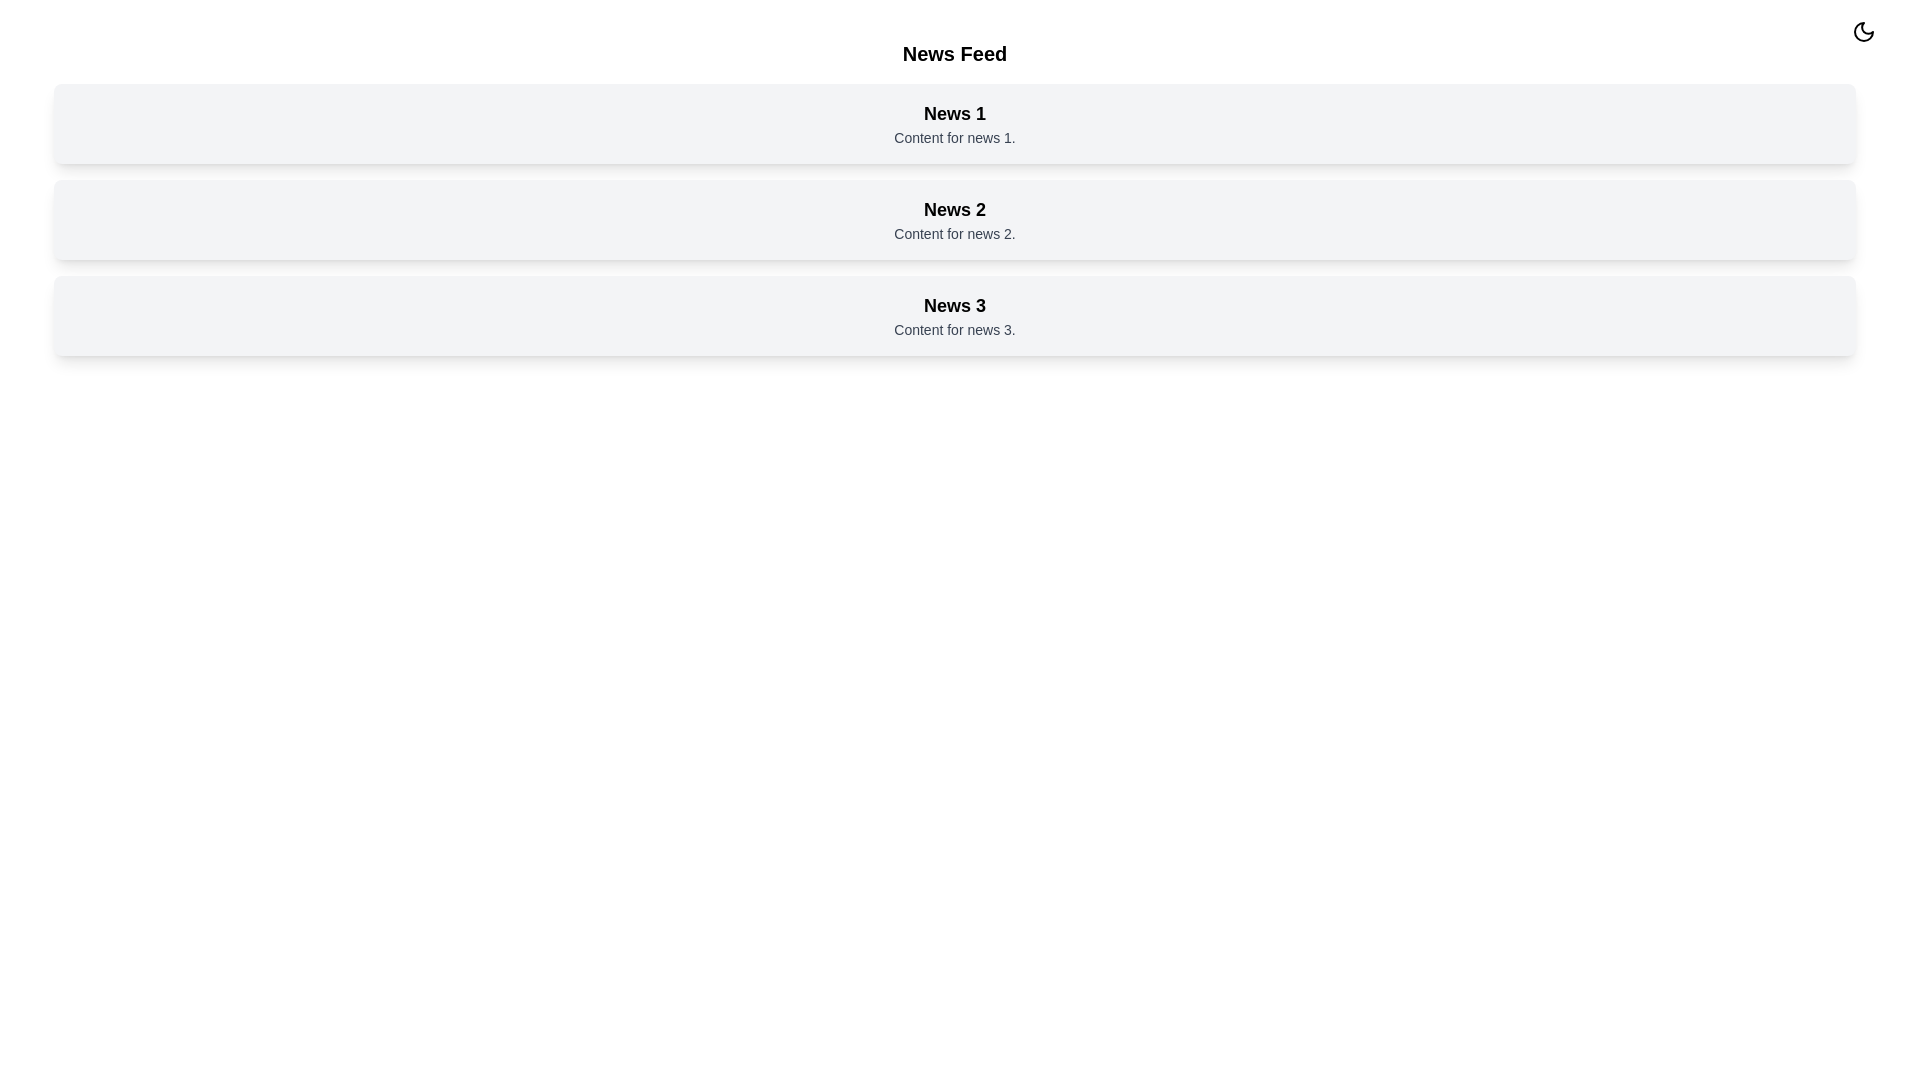 The width and height of the screenshot is (1920, 1080). What do you see at coordinates (954, 233) in the screenshot?
I see `the descriptive text label located below the 'News 2' headline in the second card group under the 'News Feed' header` at bounding box center [954, 233].